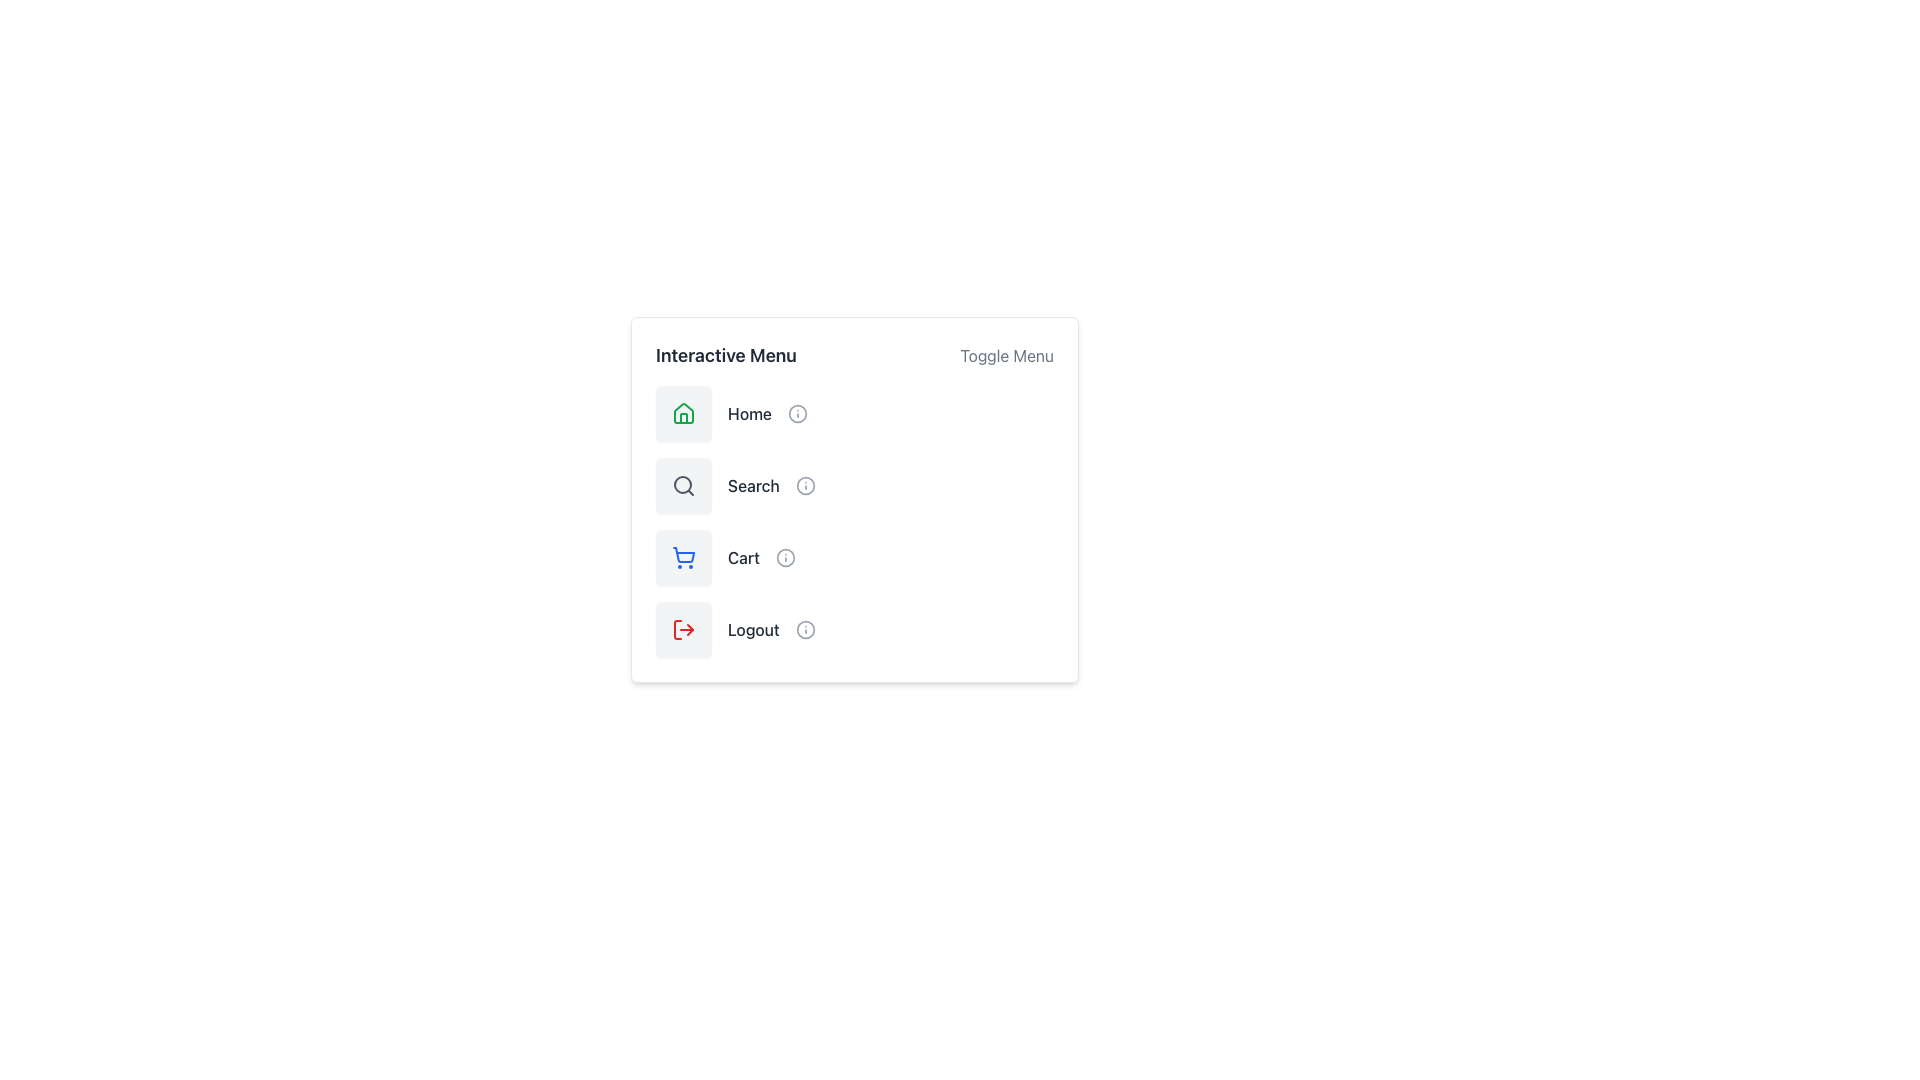  I want to click on the button positioned third in the vertical menu list, so click(854, 558).